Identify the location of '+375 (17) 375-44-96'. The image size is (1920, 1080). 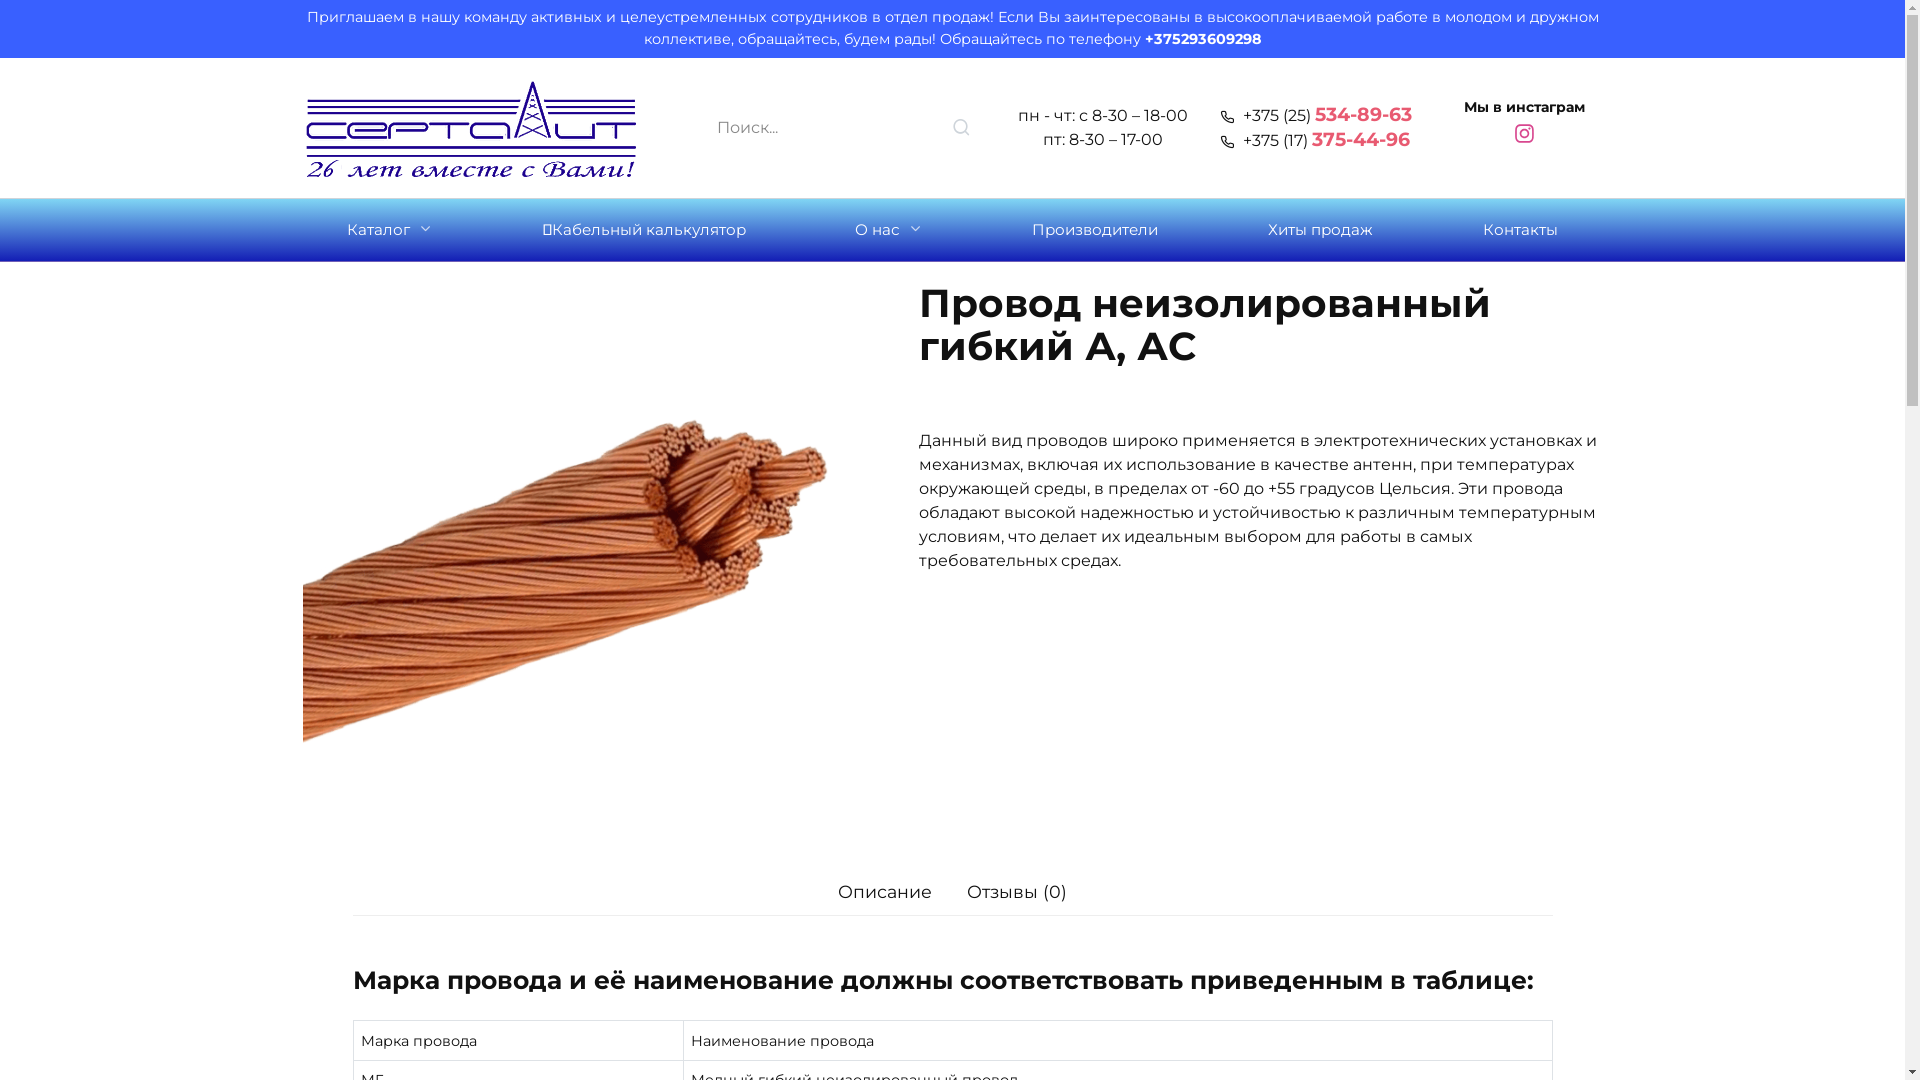
(1314, 139).